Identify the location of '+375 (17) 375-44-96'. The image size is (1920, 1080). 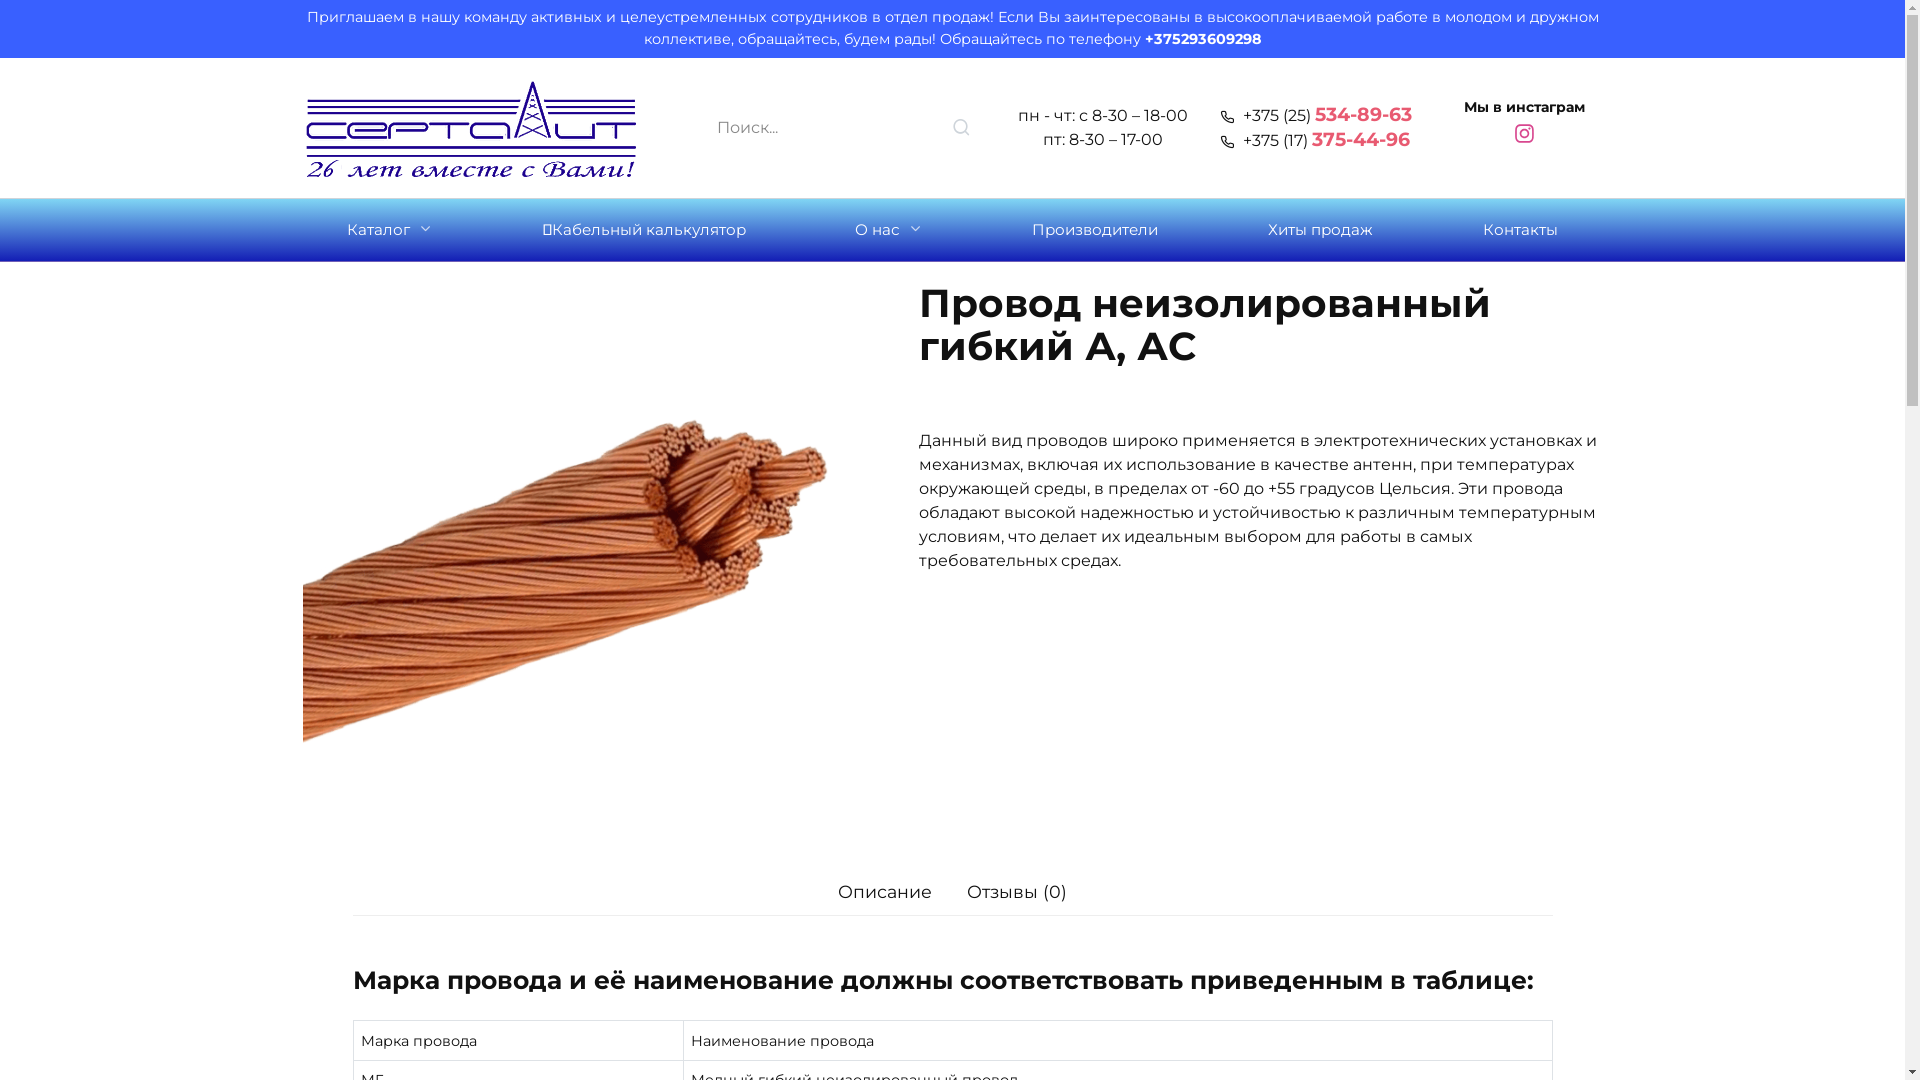
(1314, 139).